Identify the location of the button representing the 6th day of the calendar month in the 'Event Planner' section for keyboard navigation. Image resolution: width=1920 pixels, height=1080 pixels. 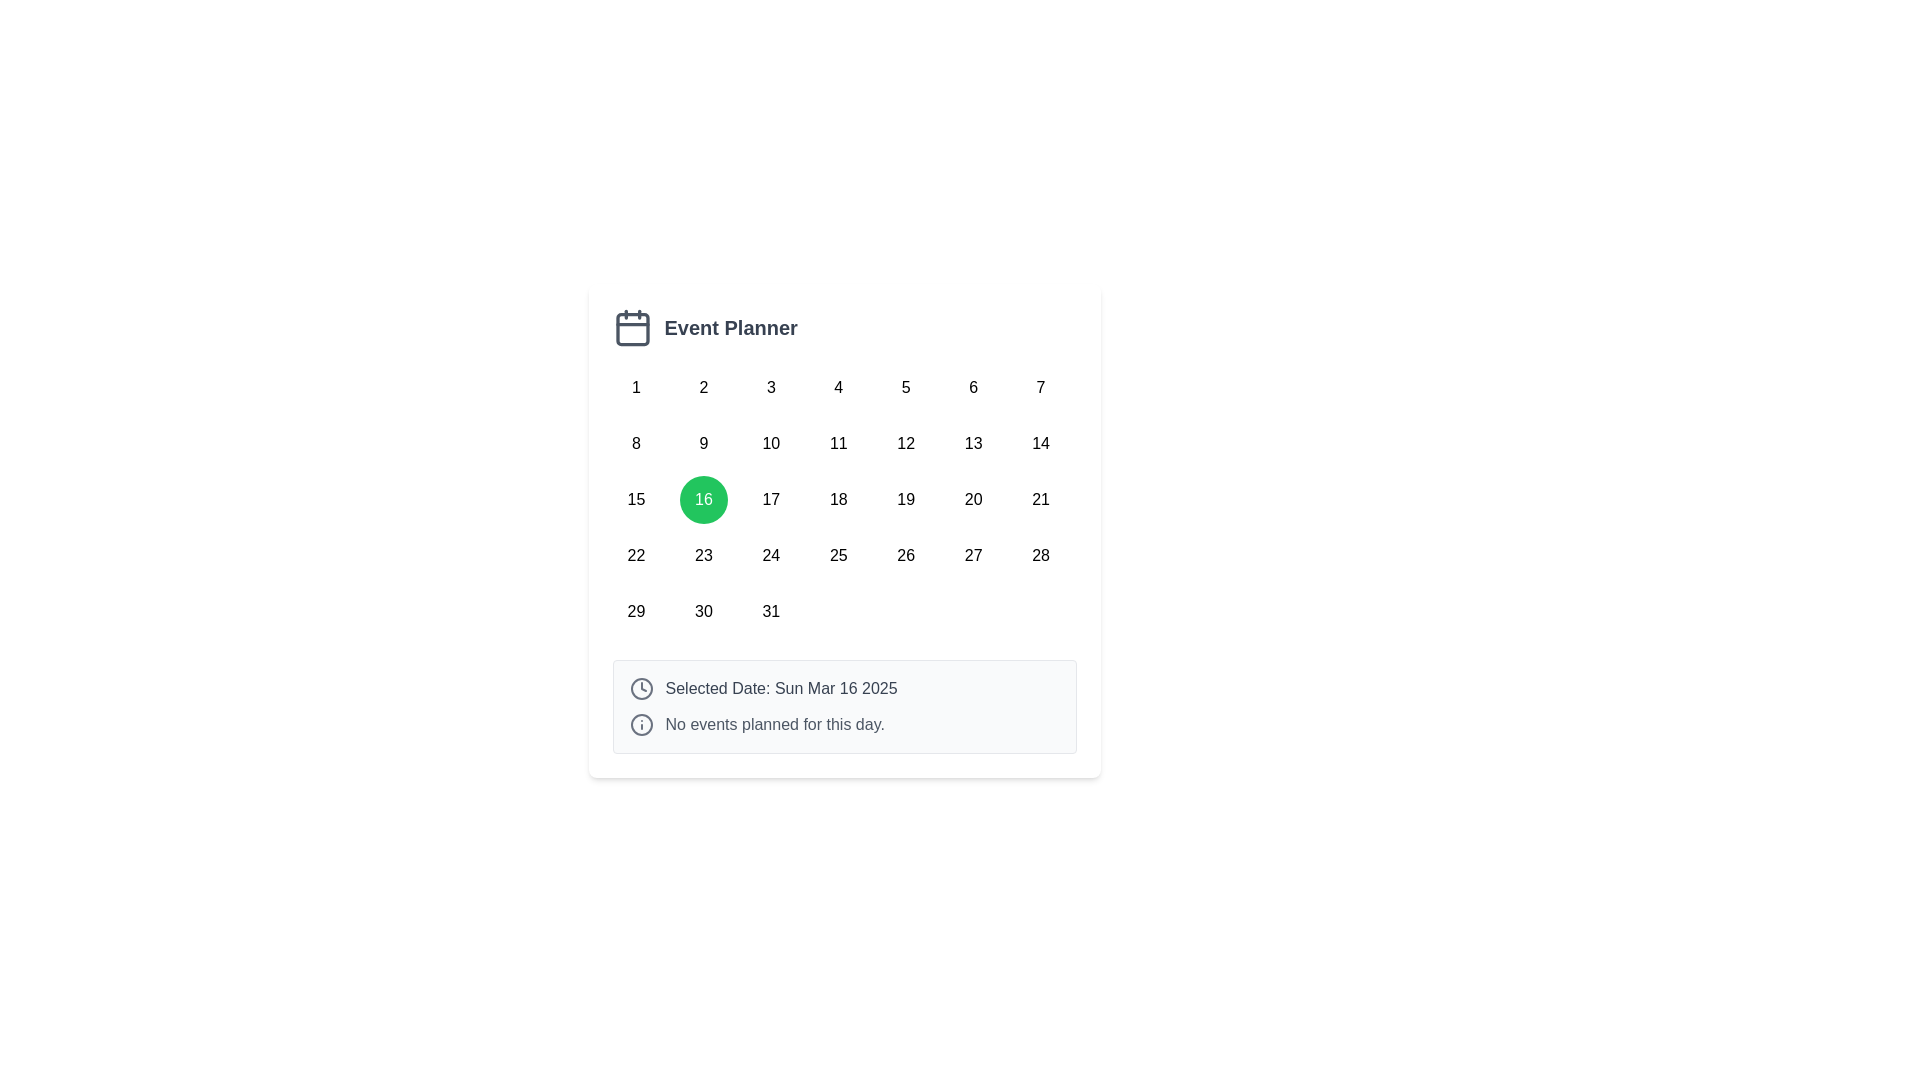
(973, 388).